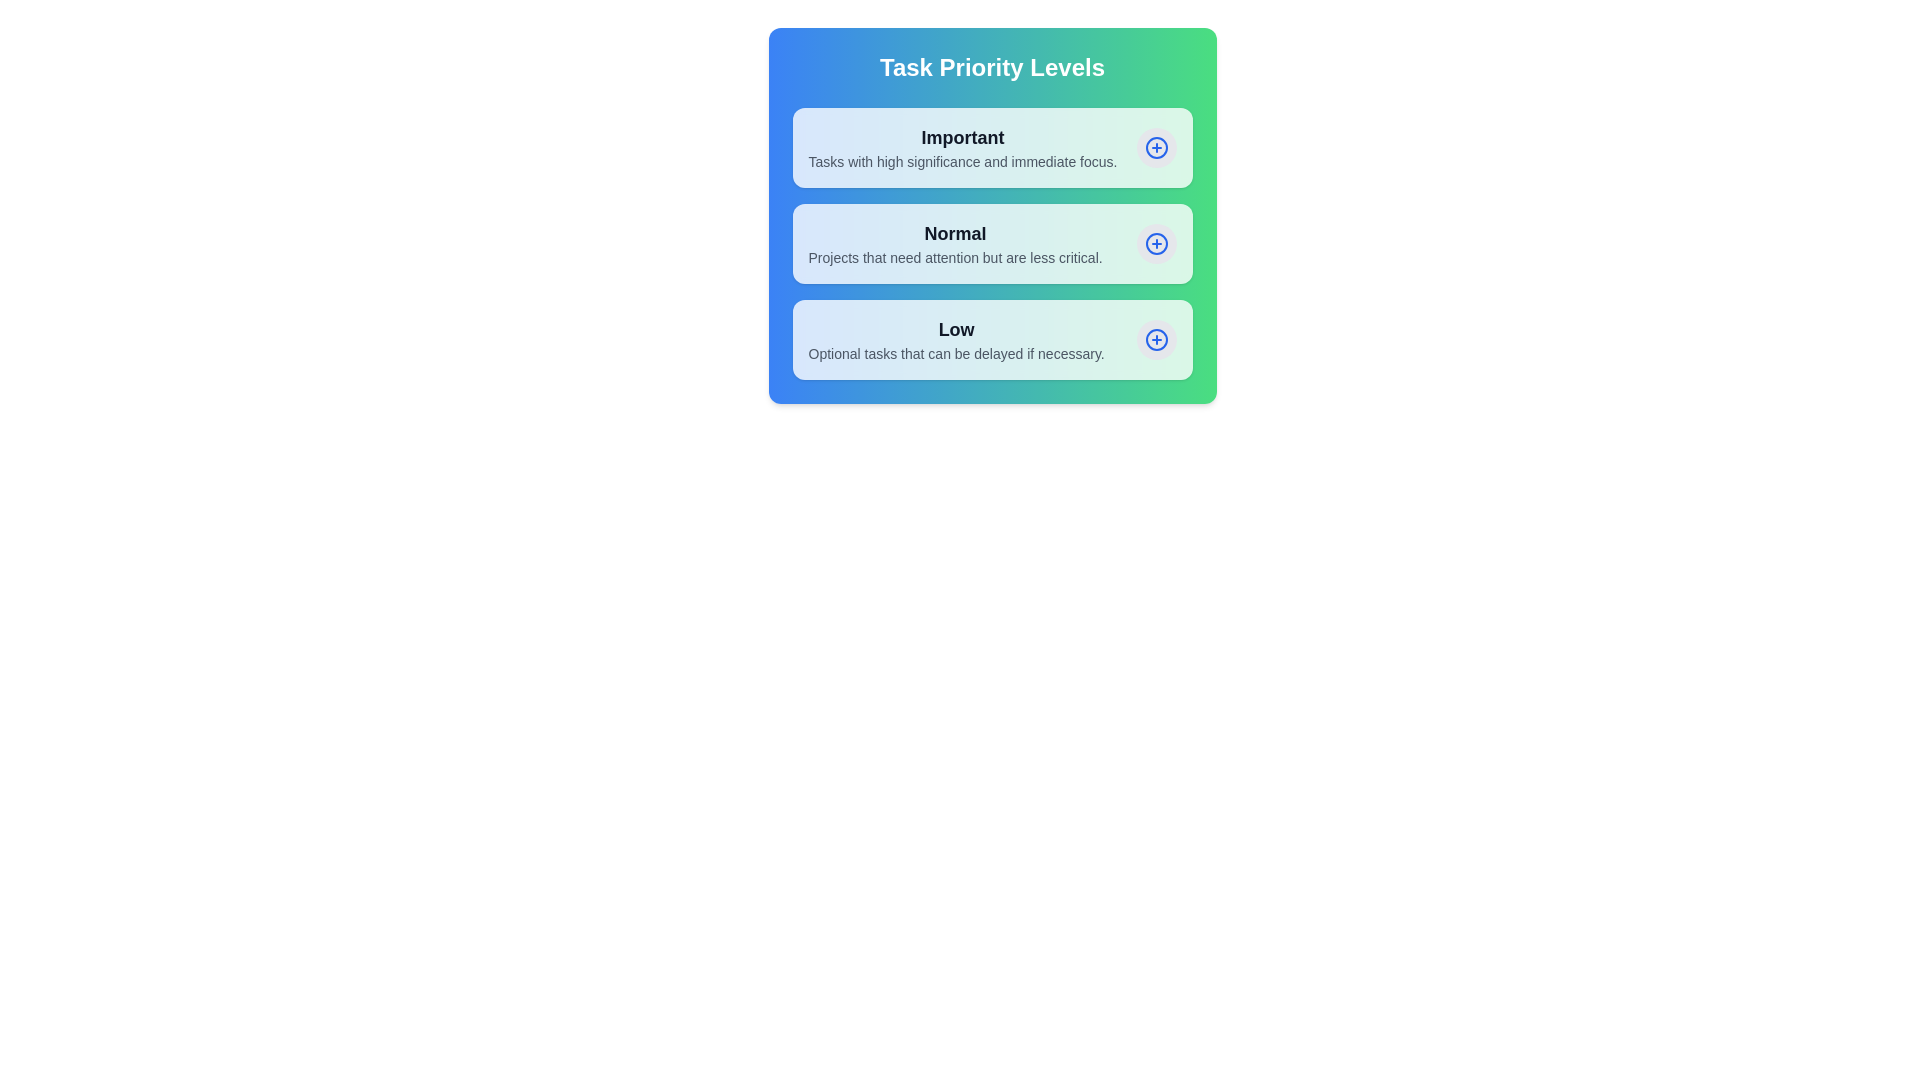 This screenshot has height=1080, width=1920. I want to click on the Circle icon representing the 'Add' or 'Plus' function for the 'Normal' priority level, located on the right side of the row adjacent to the descriptive text, so click(1156, 242).